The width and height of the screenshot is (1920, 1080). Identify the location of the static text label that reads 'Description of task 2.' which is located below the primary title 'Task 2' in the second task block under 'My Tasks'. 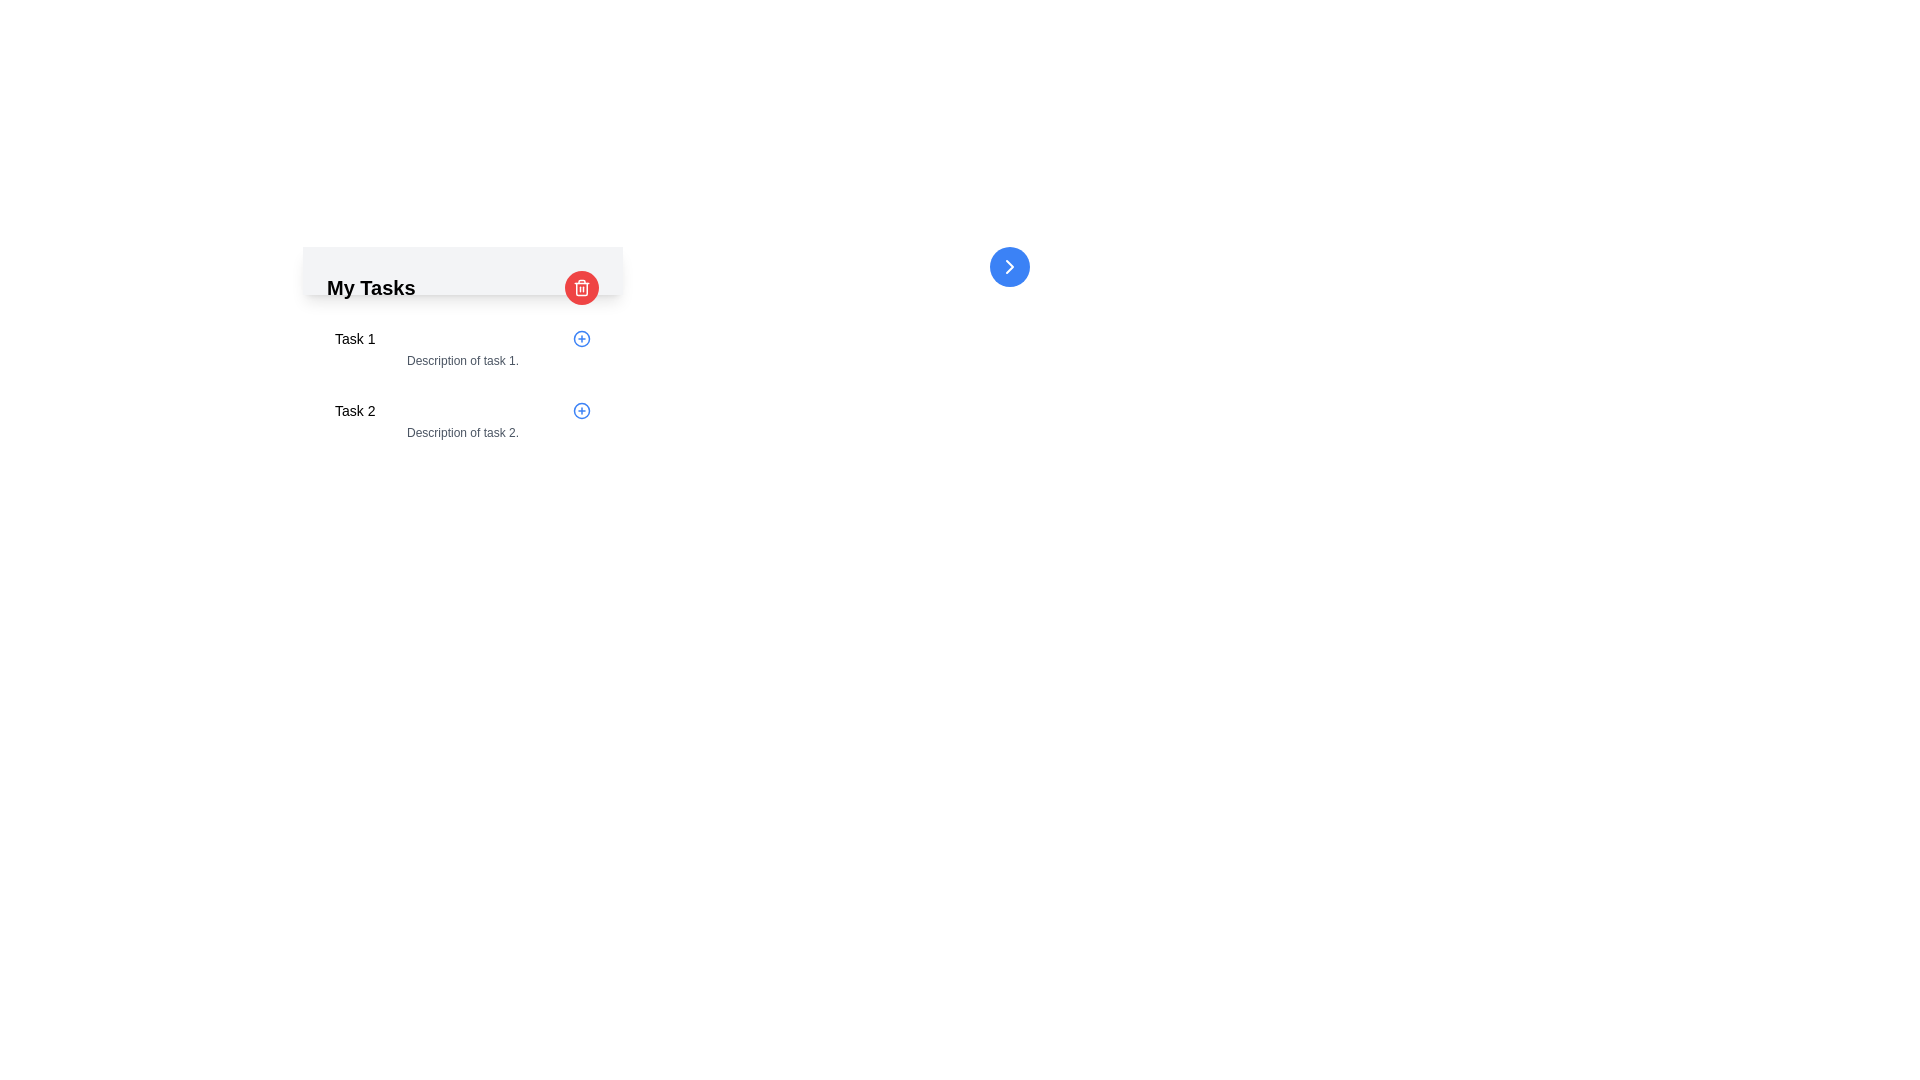
(461, 431).